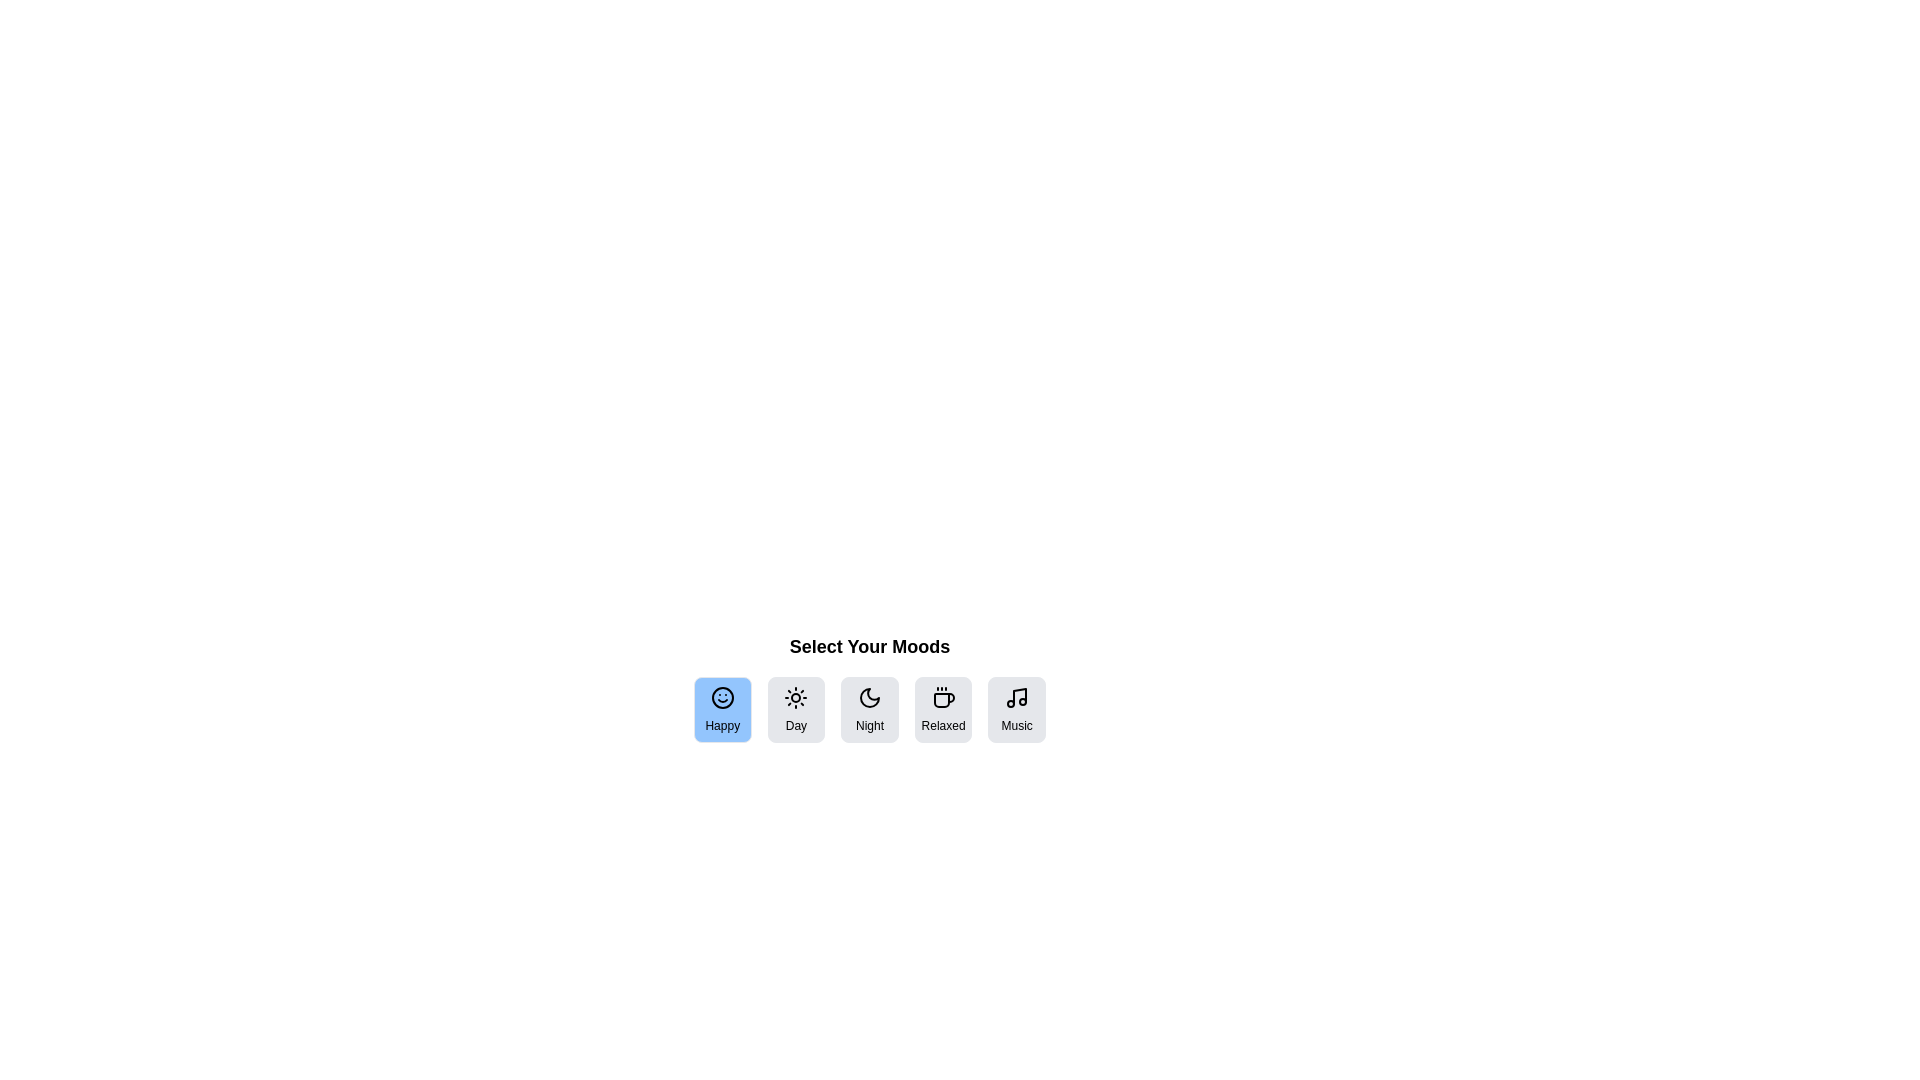 This screenshot has width=1920, height=1080. Describe the element at coordinates (795, 708) in the screenshot. I see `the rounded rectangular button labeled 'Day' with a black sun icon to change its background color` at that location.